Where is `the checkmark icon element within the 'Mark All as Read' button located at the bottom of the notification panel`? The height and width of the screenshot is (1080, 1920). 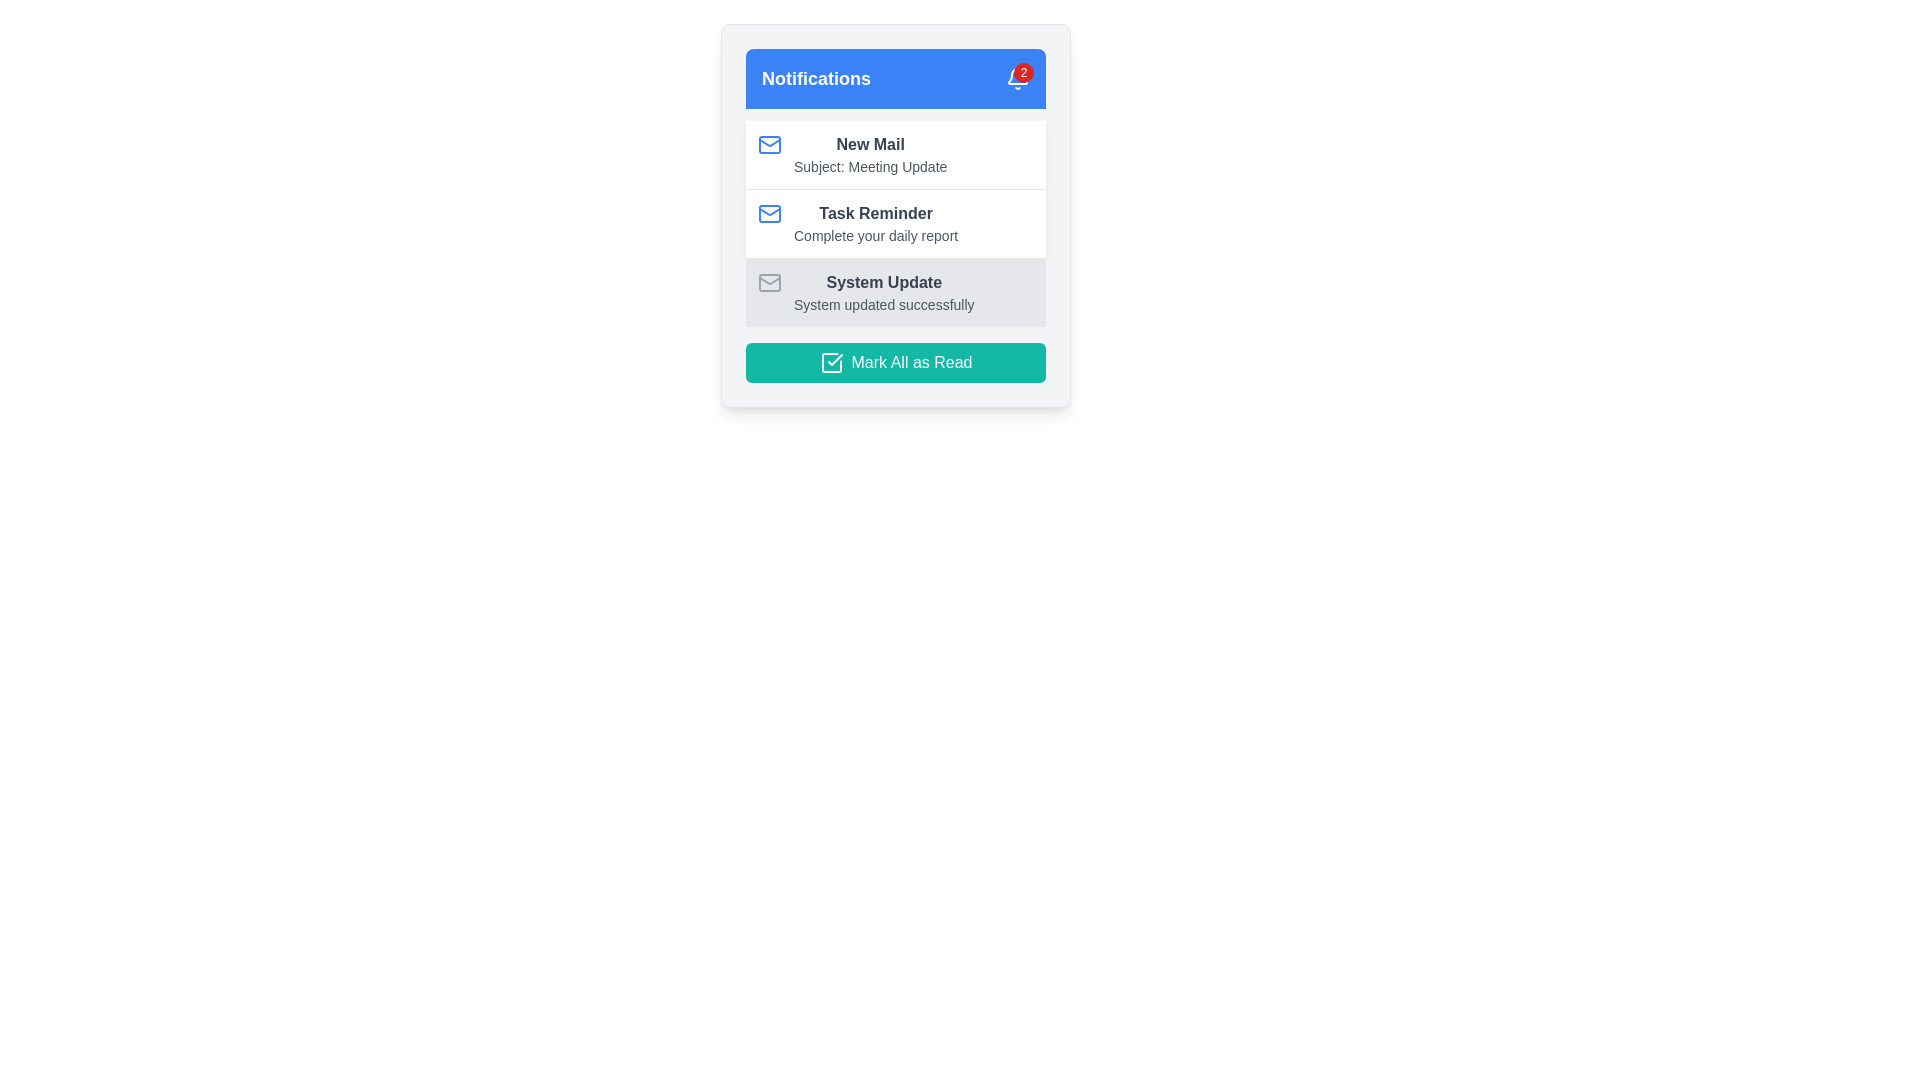
the checkmark icon element within the 'Mark All as Read' button located at the bottom of the notification panel is located at coordinates (835, 358).